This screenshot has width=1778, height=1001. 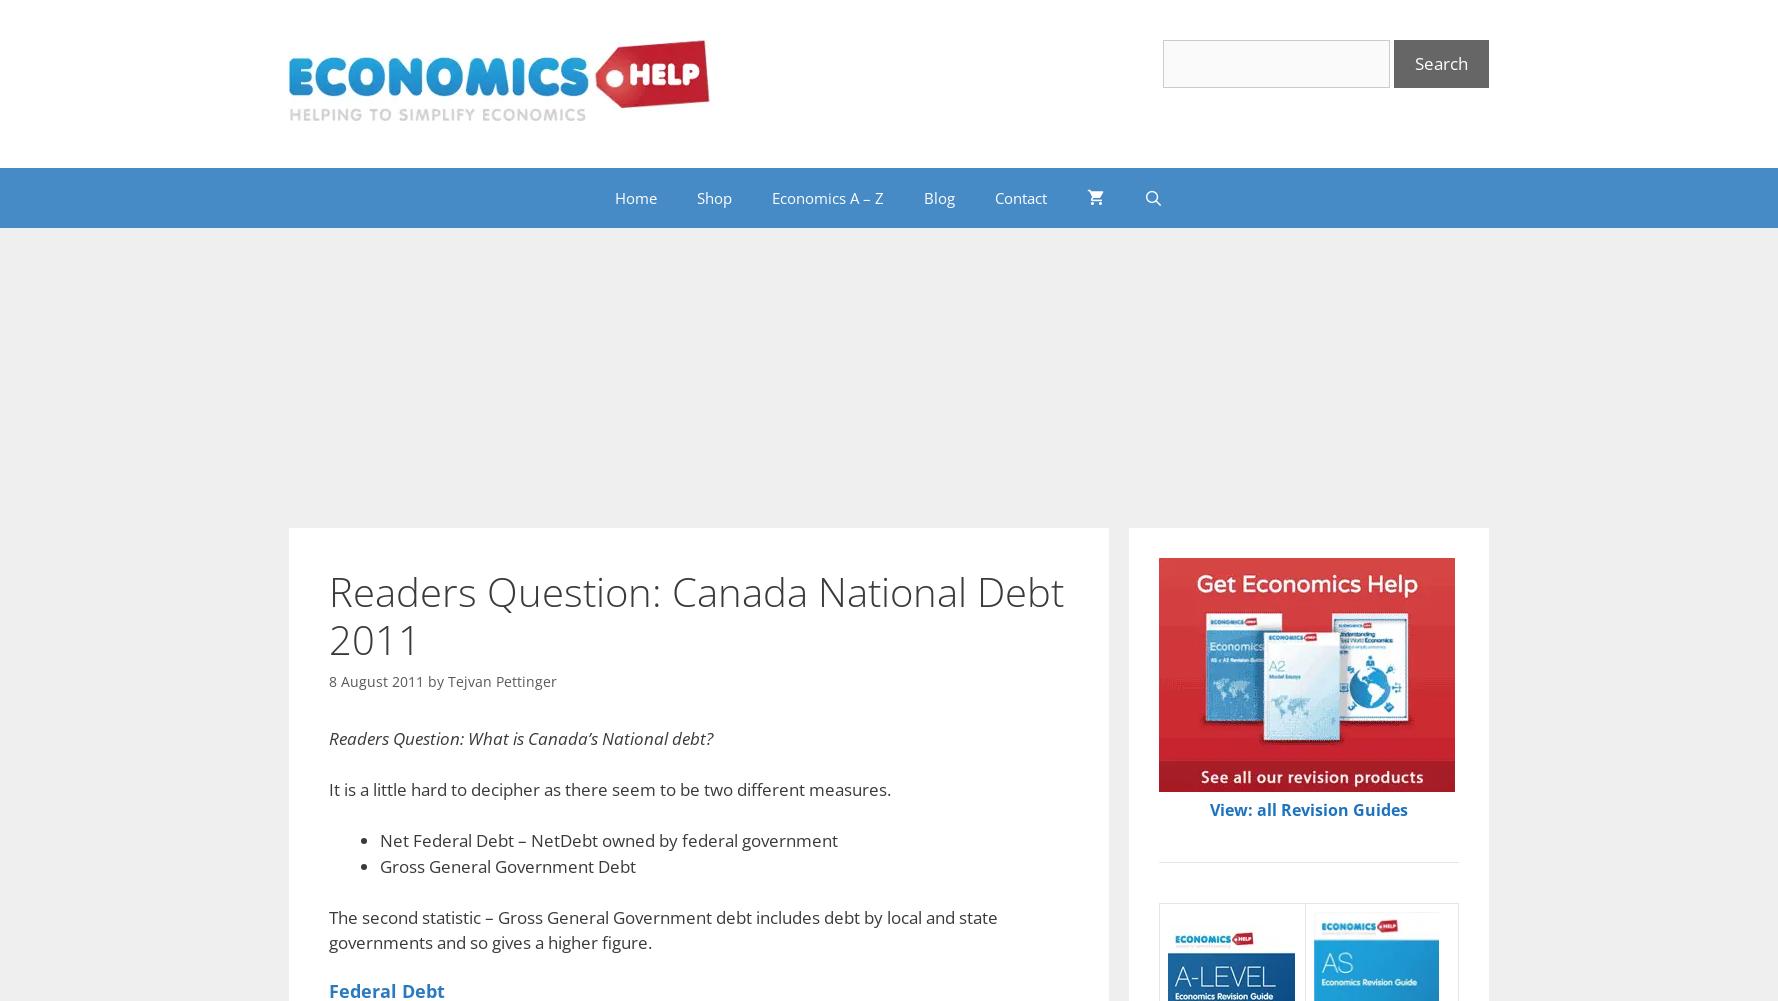 What do you see at coordinates (663, 929) in the screenshot?
I see `'The second statistic – Gross General Government debt includes debt by local and state governments and so gives a higher figure.'` at bounding box center [663, 929].